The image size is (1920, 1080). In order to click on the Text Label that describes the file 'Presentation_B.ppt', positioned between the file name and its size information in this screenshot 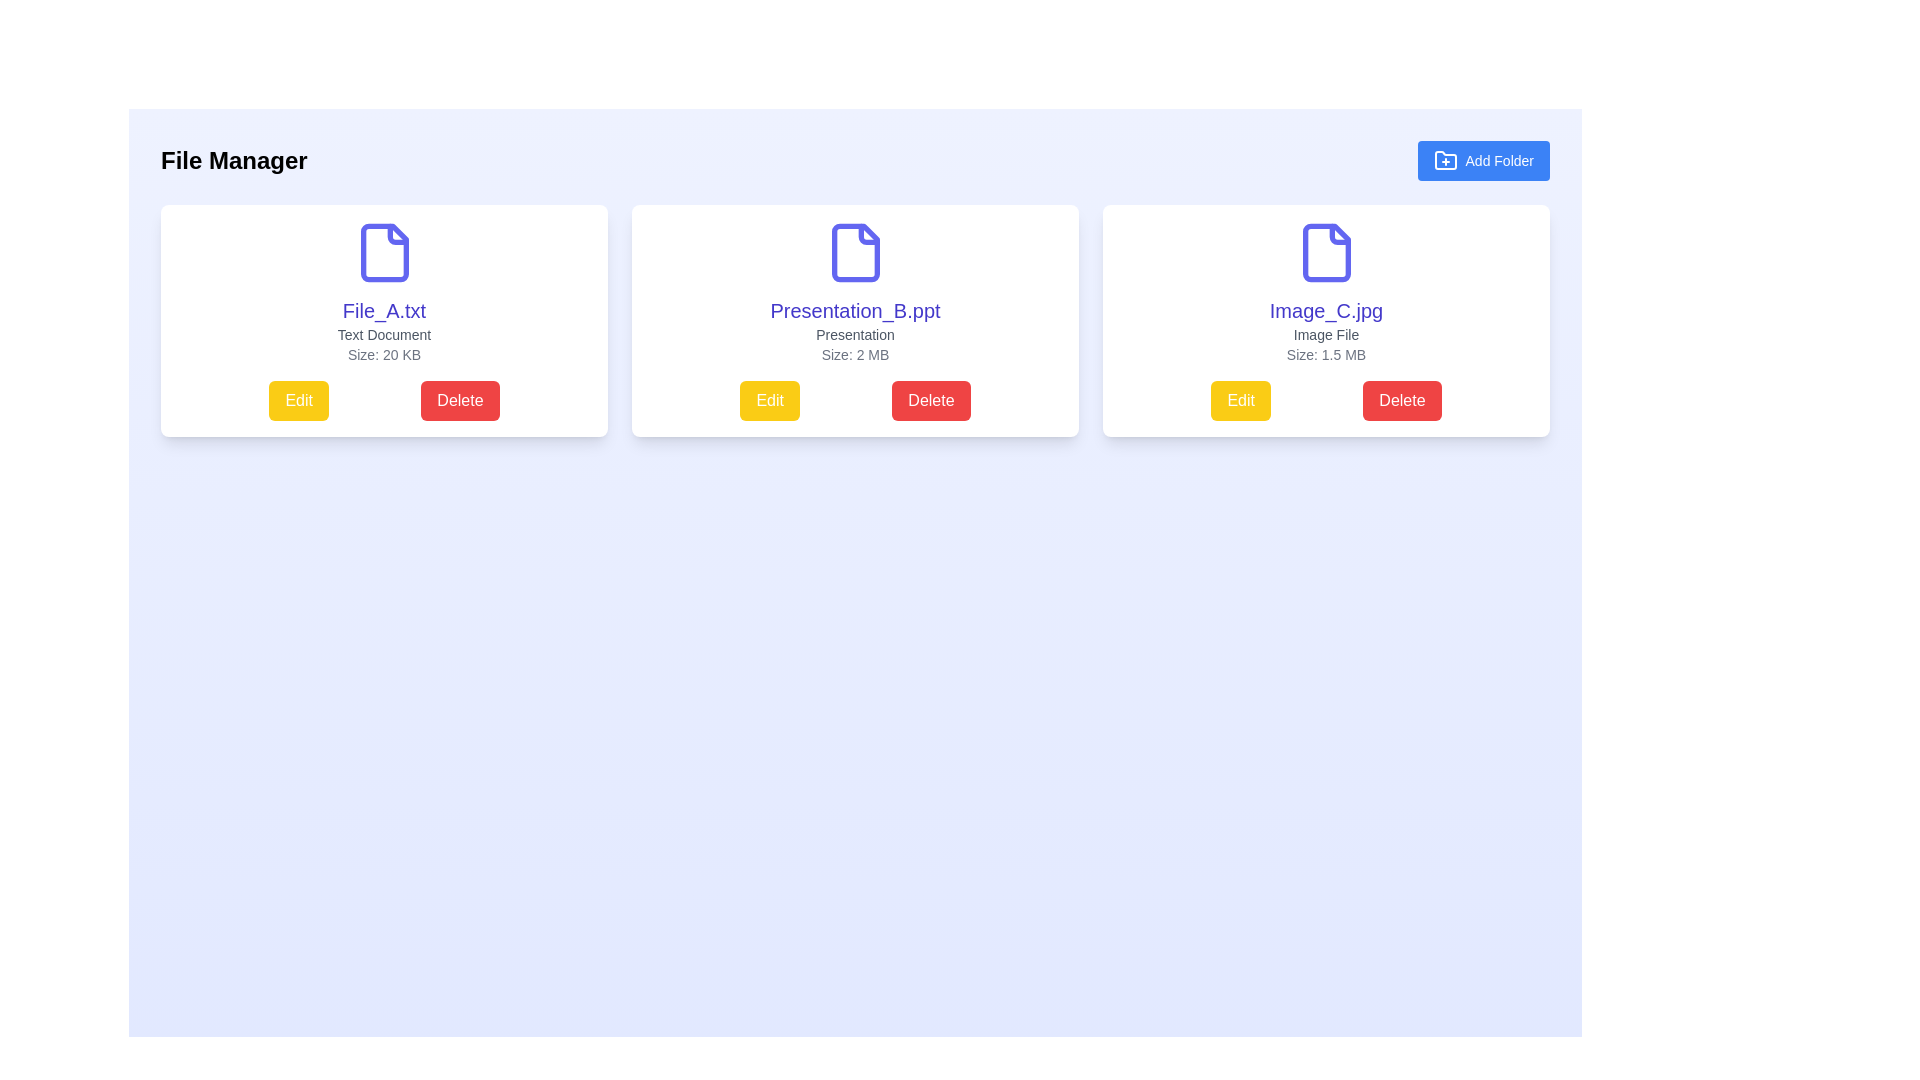, I will do `click(855, 334)`.